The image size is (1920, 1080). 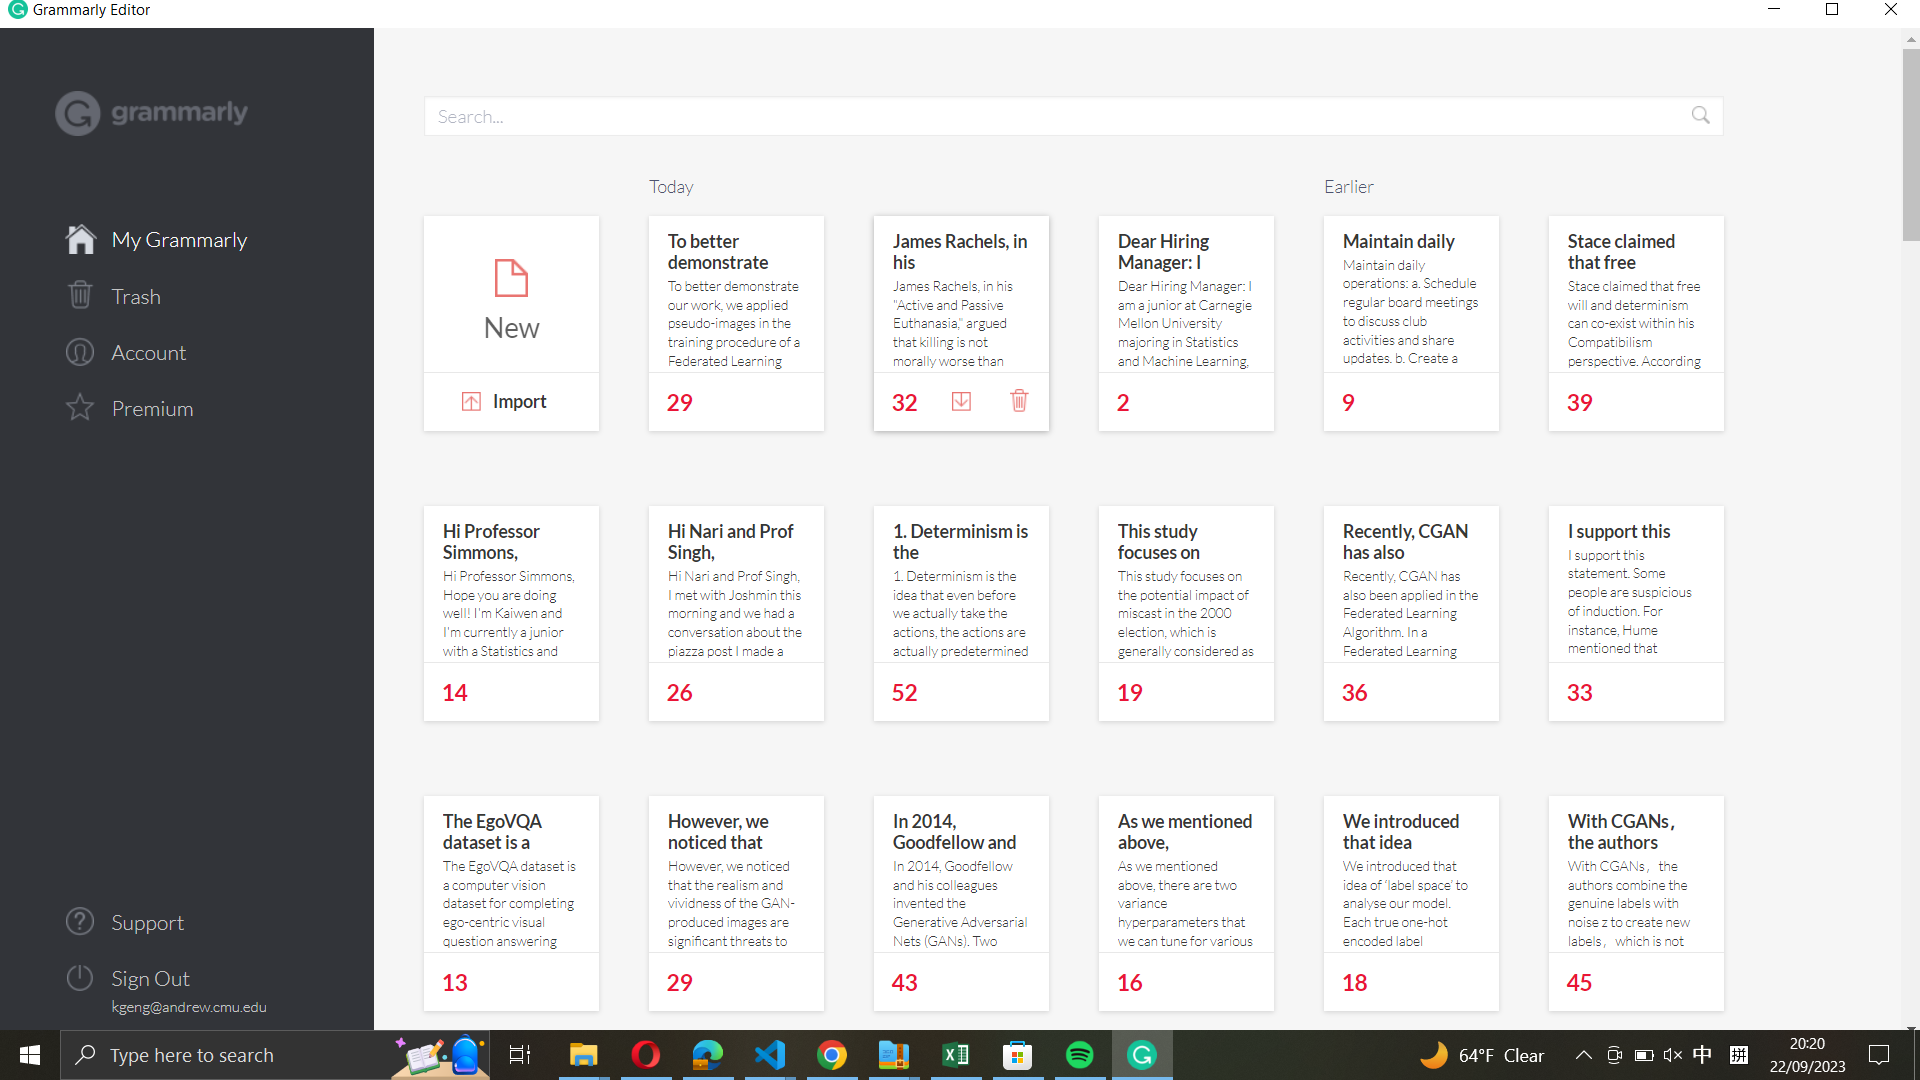 I want to click on Insert the required file, so click(x=510, y=404).